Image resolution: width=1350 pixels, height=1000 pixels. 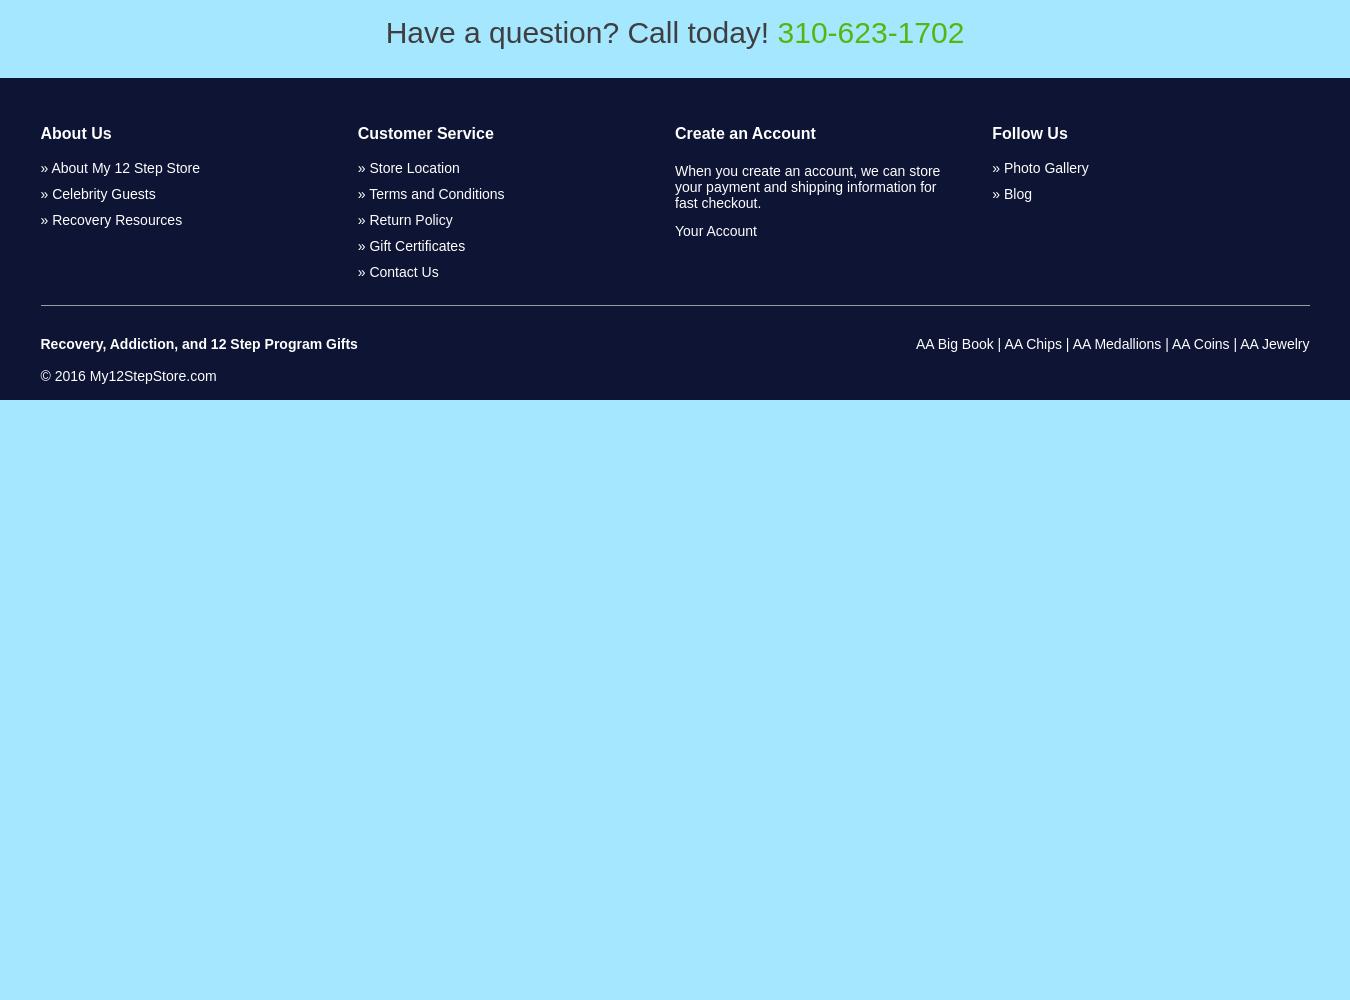 What do you see at coordinates (1274, 343) in the screenshot?
I see `'AA Jewelry'` at bounding box center [1274, 343].